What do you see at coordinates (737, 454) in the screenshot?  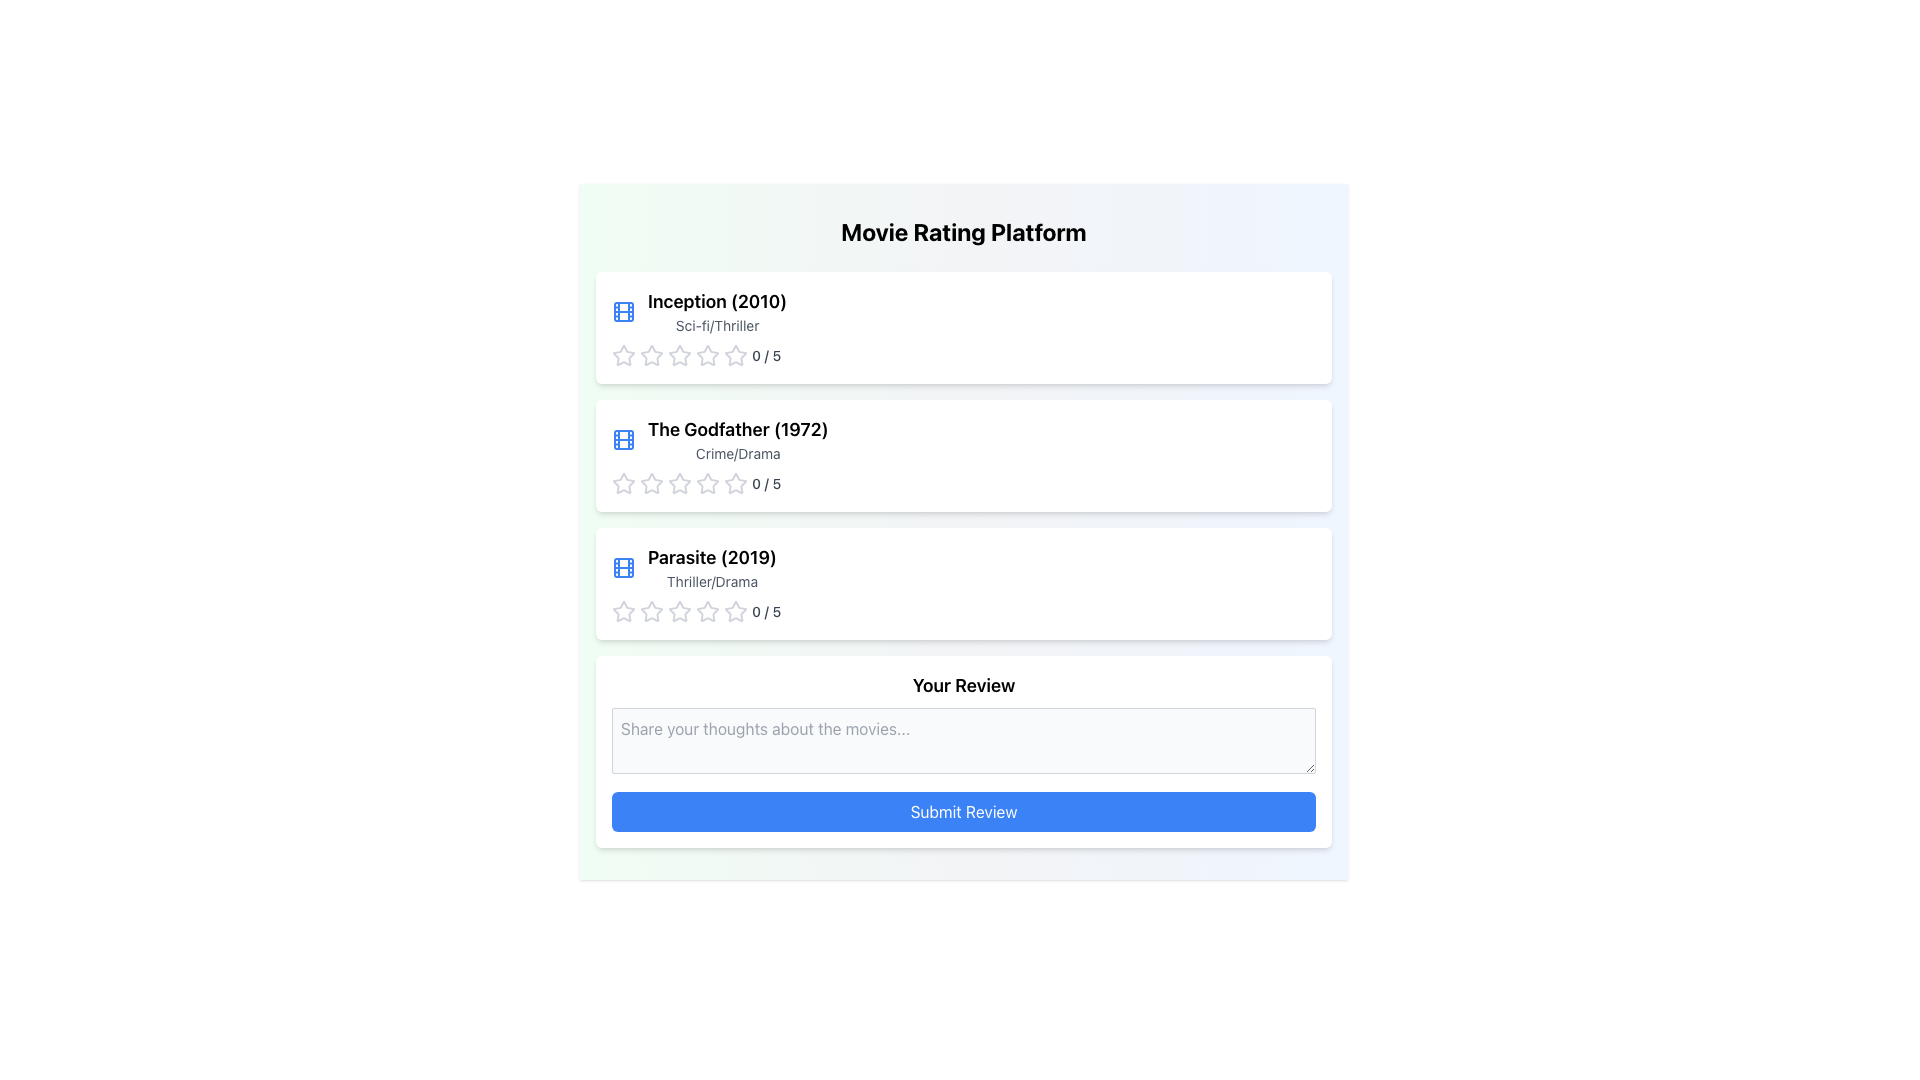 I see `the text label indicating the genre(s) of the movie 'The Godfather (1972)', which is located beneath the title within the second list item of a vertically stacked list` at bounding box center [737, 454].